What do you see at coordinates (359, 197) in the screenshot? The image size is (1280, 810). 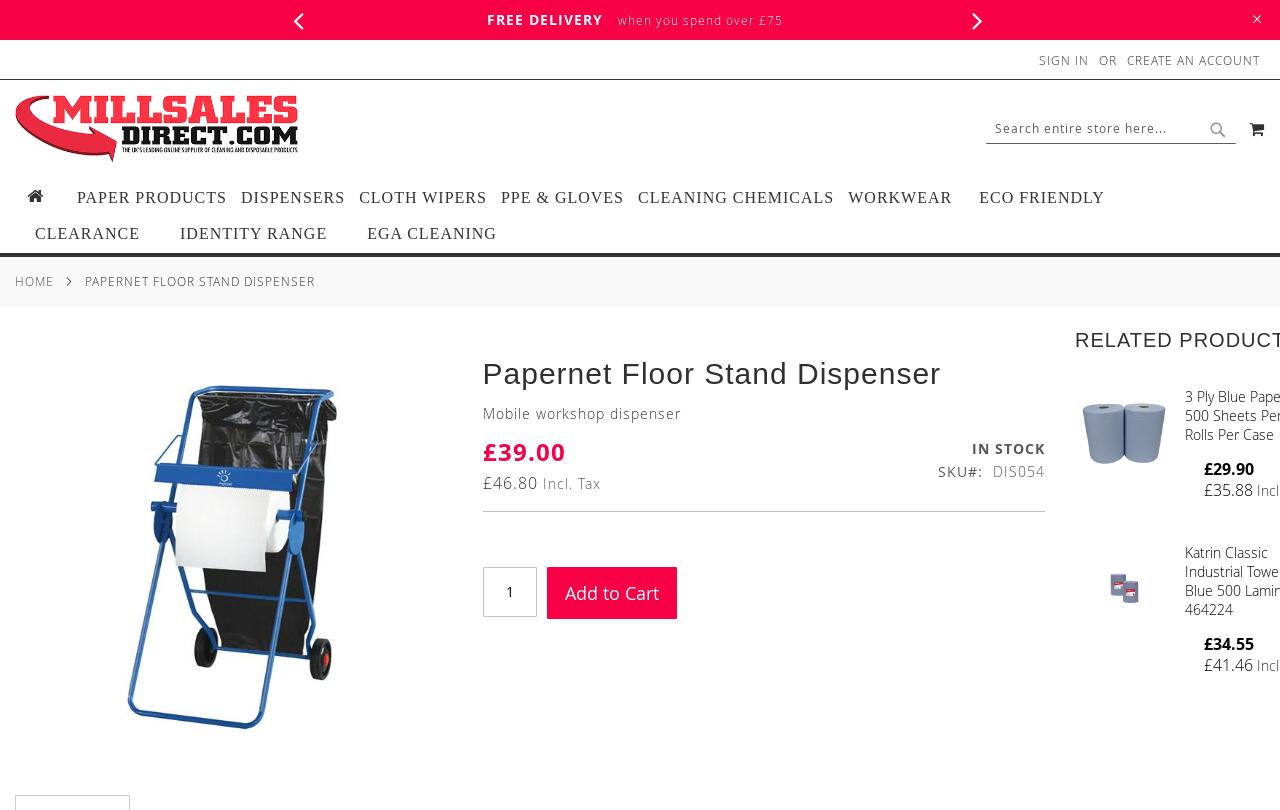 I see `'Cloth Wipers'` at bounding box center [359, 197].